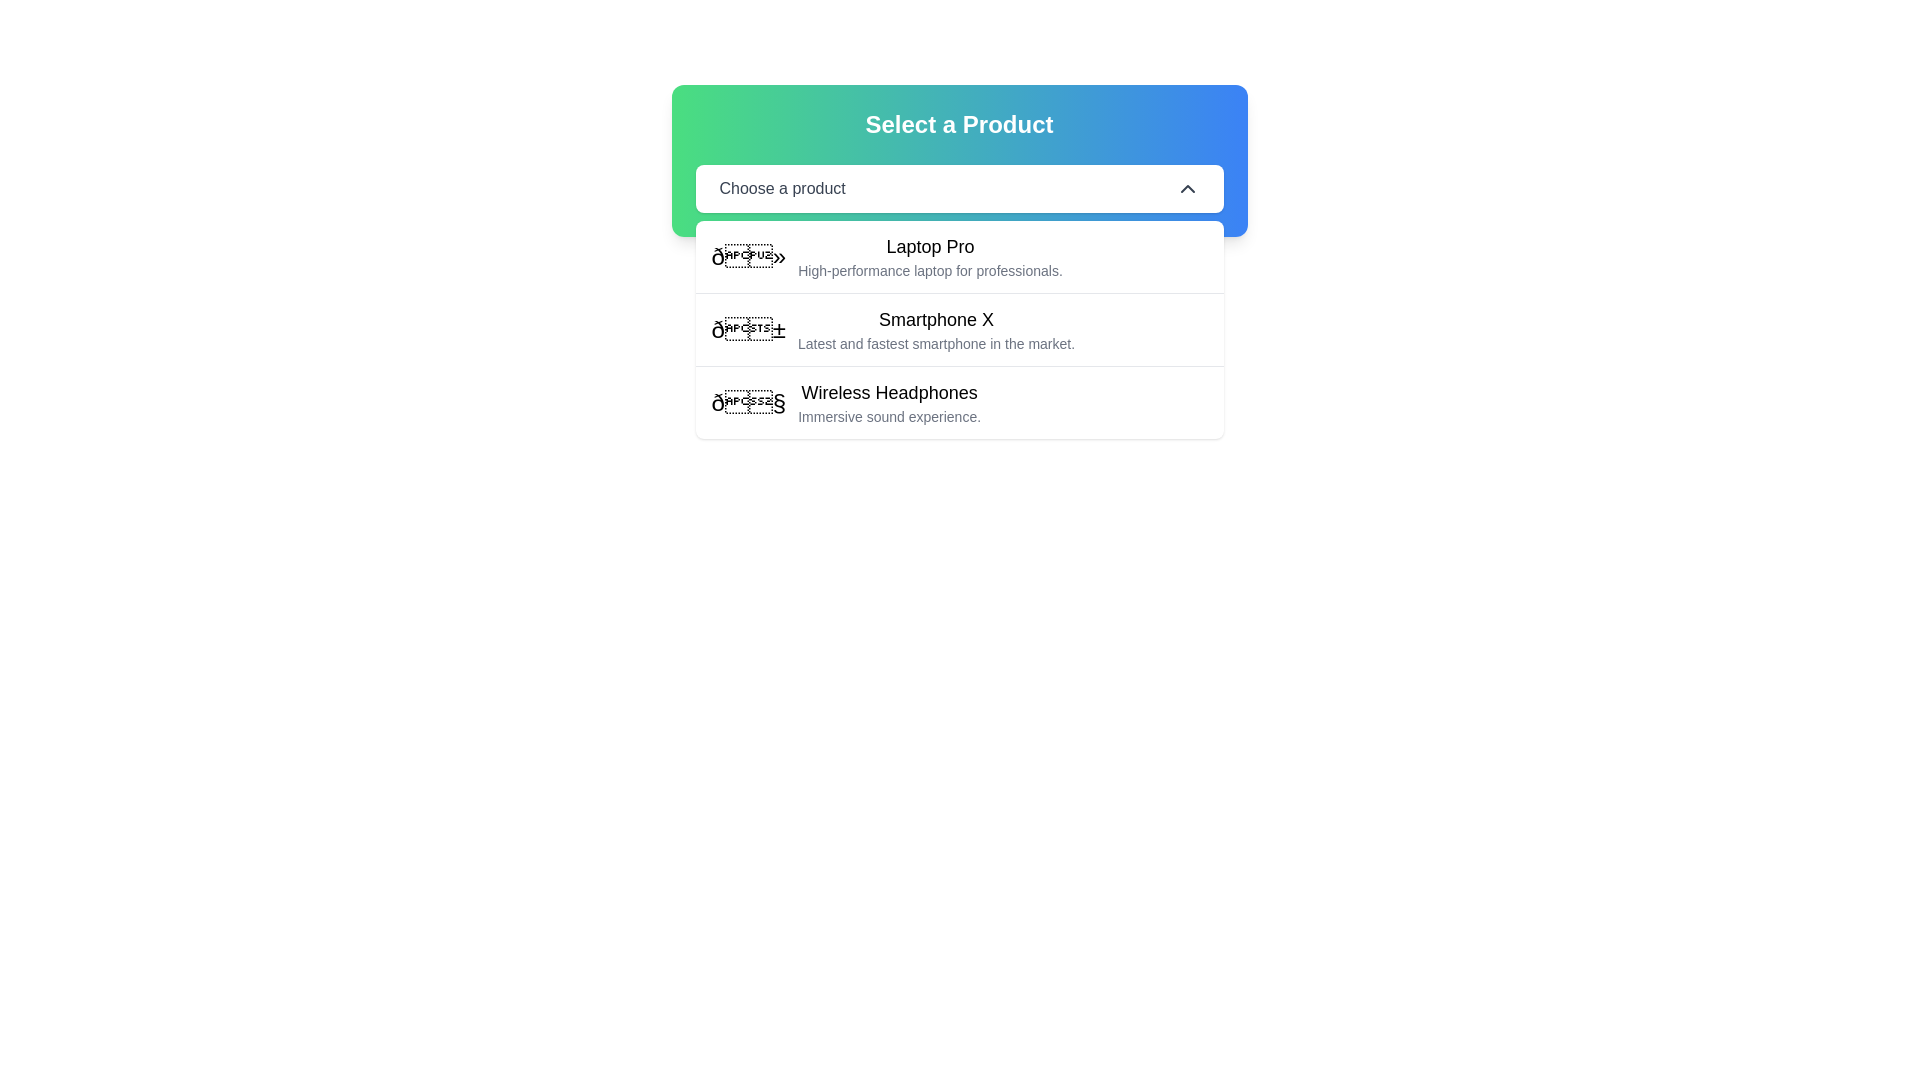 The width and height of the screenshot is (1920, 1080). What do you see at coordinates (935, 319) in the screenshot?
I see `the product name identifier text label located in the second row of the dropdown menu, positioned between 'Laptop Pro' and 'Wireless Headphones'` at bounding box center [935, 319].